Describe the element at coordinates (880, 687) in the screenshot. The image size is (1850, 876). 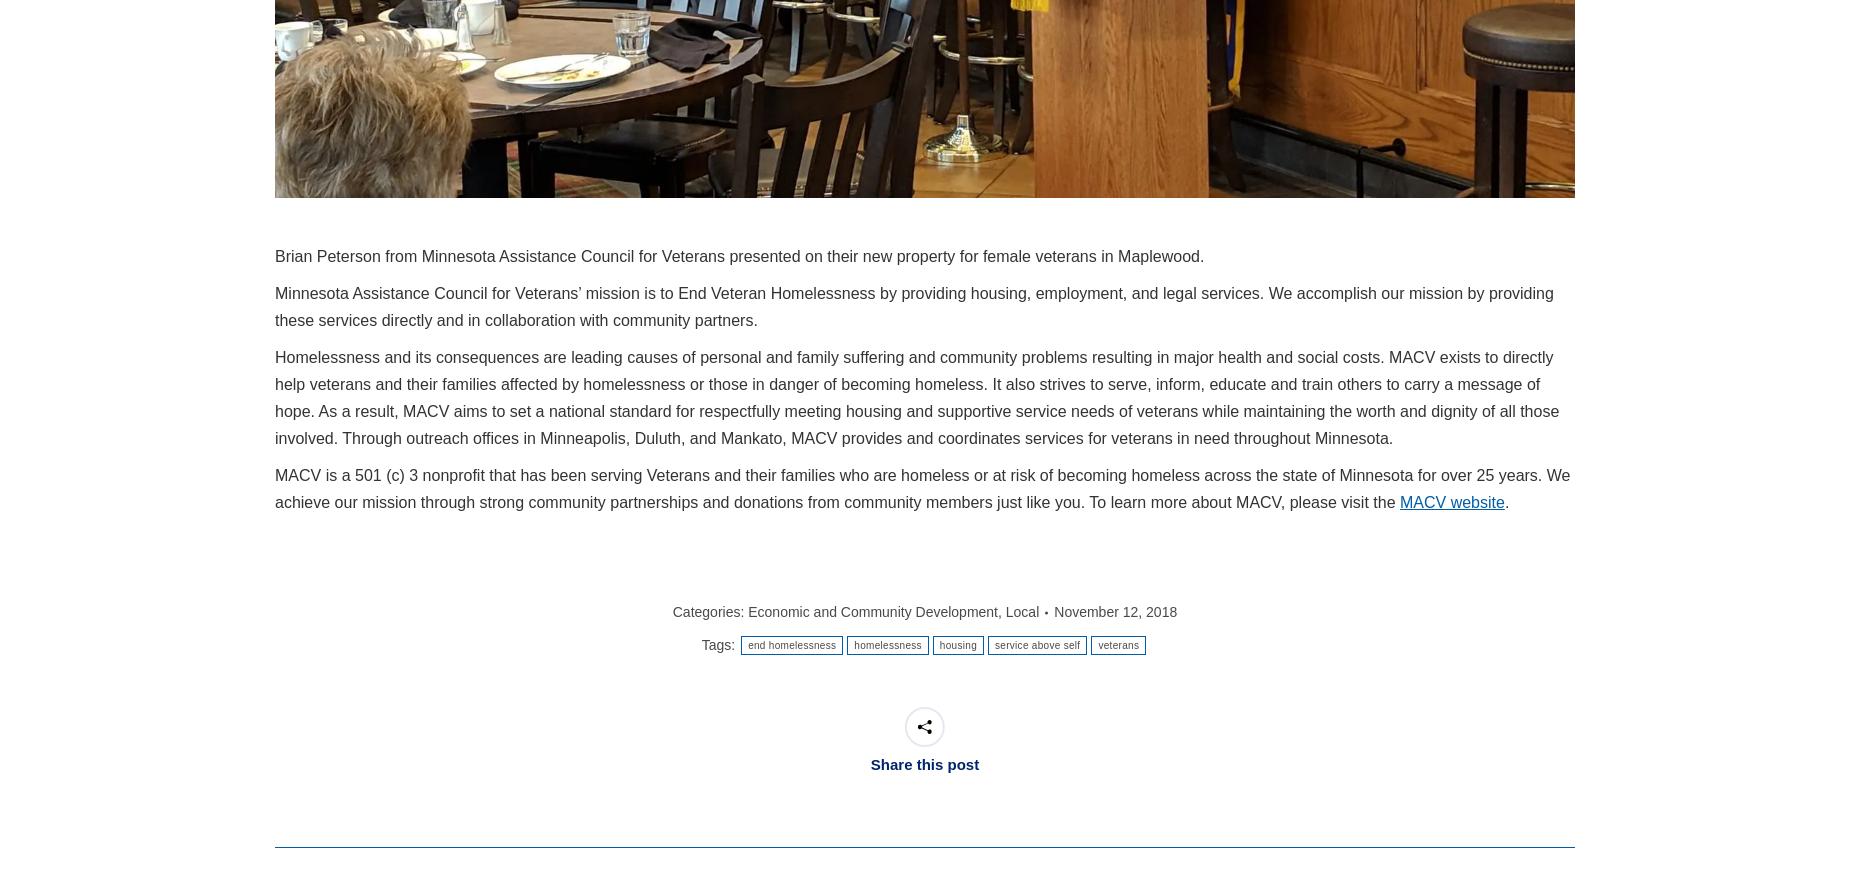
I see `'Pin it'` at that location.